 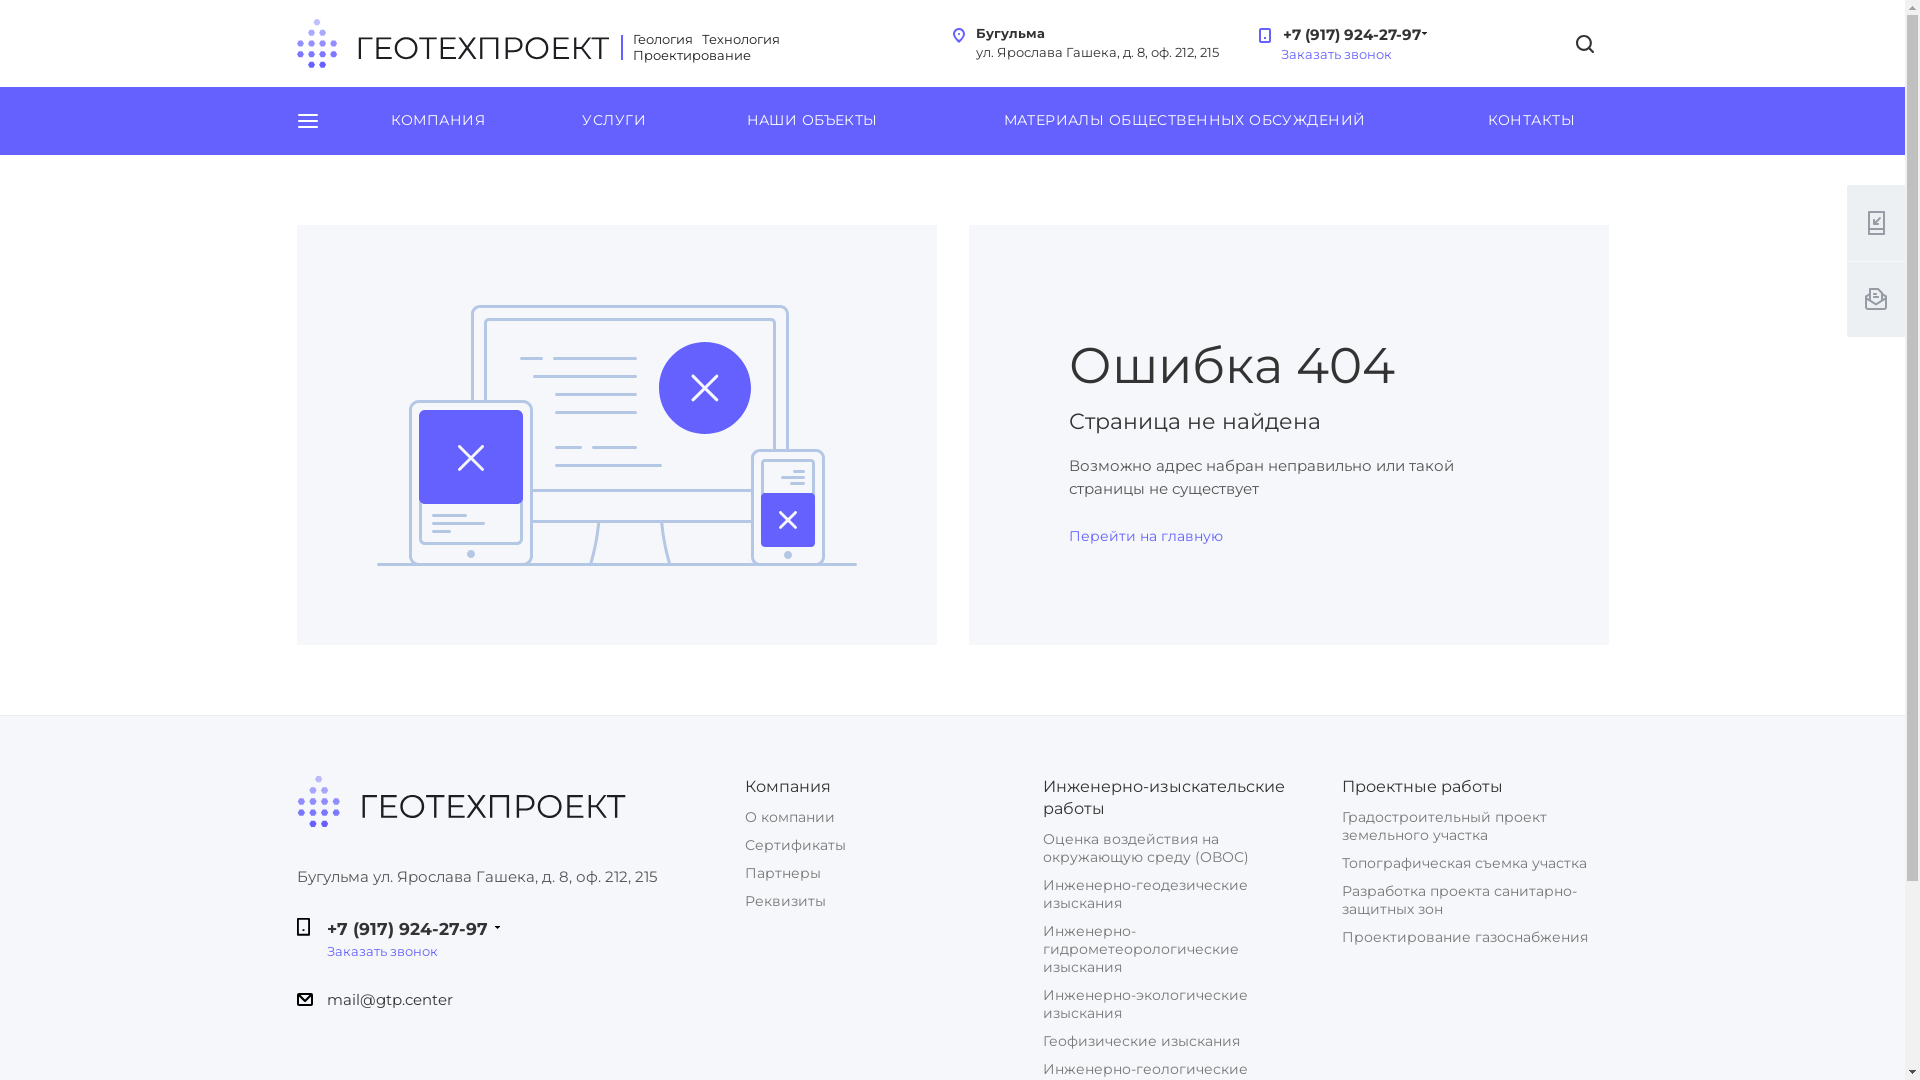 What do you see at coordinates (388, 999) in the screenshot?
I see `'mail@gtp.center'` at bounding box center [388, 999].